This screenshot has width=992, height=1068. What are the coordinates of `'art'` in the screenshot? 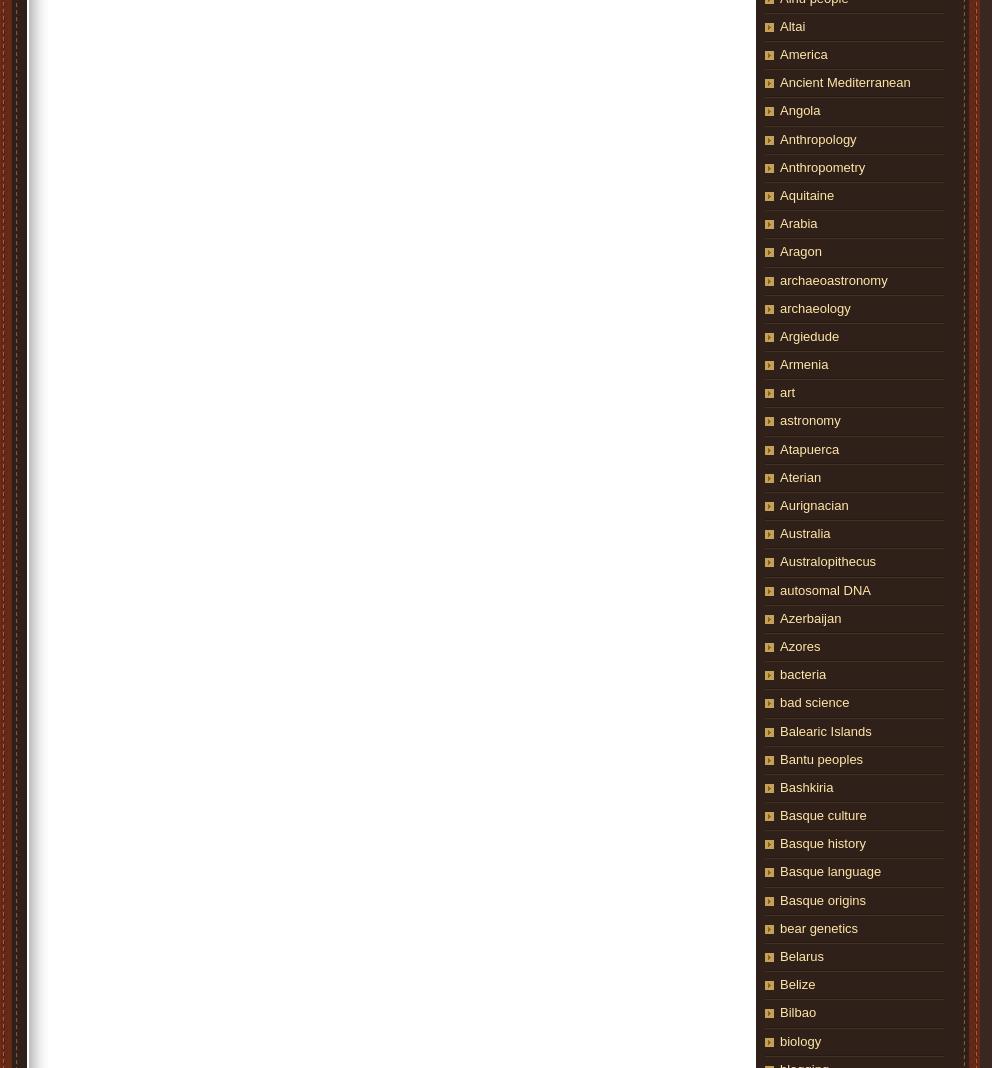 It's located at (787, 391).